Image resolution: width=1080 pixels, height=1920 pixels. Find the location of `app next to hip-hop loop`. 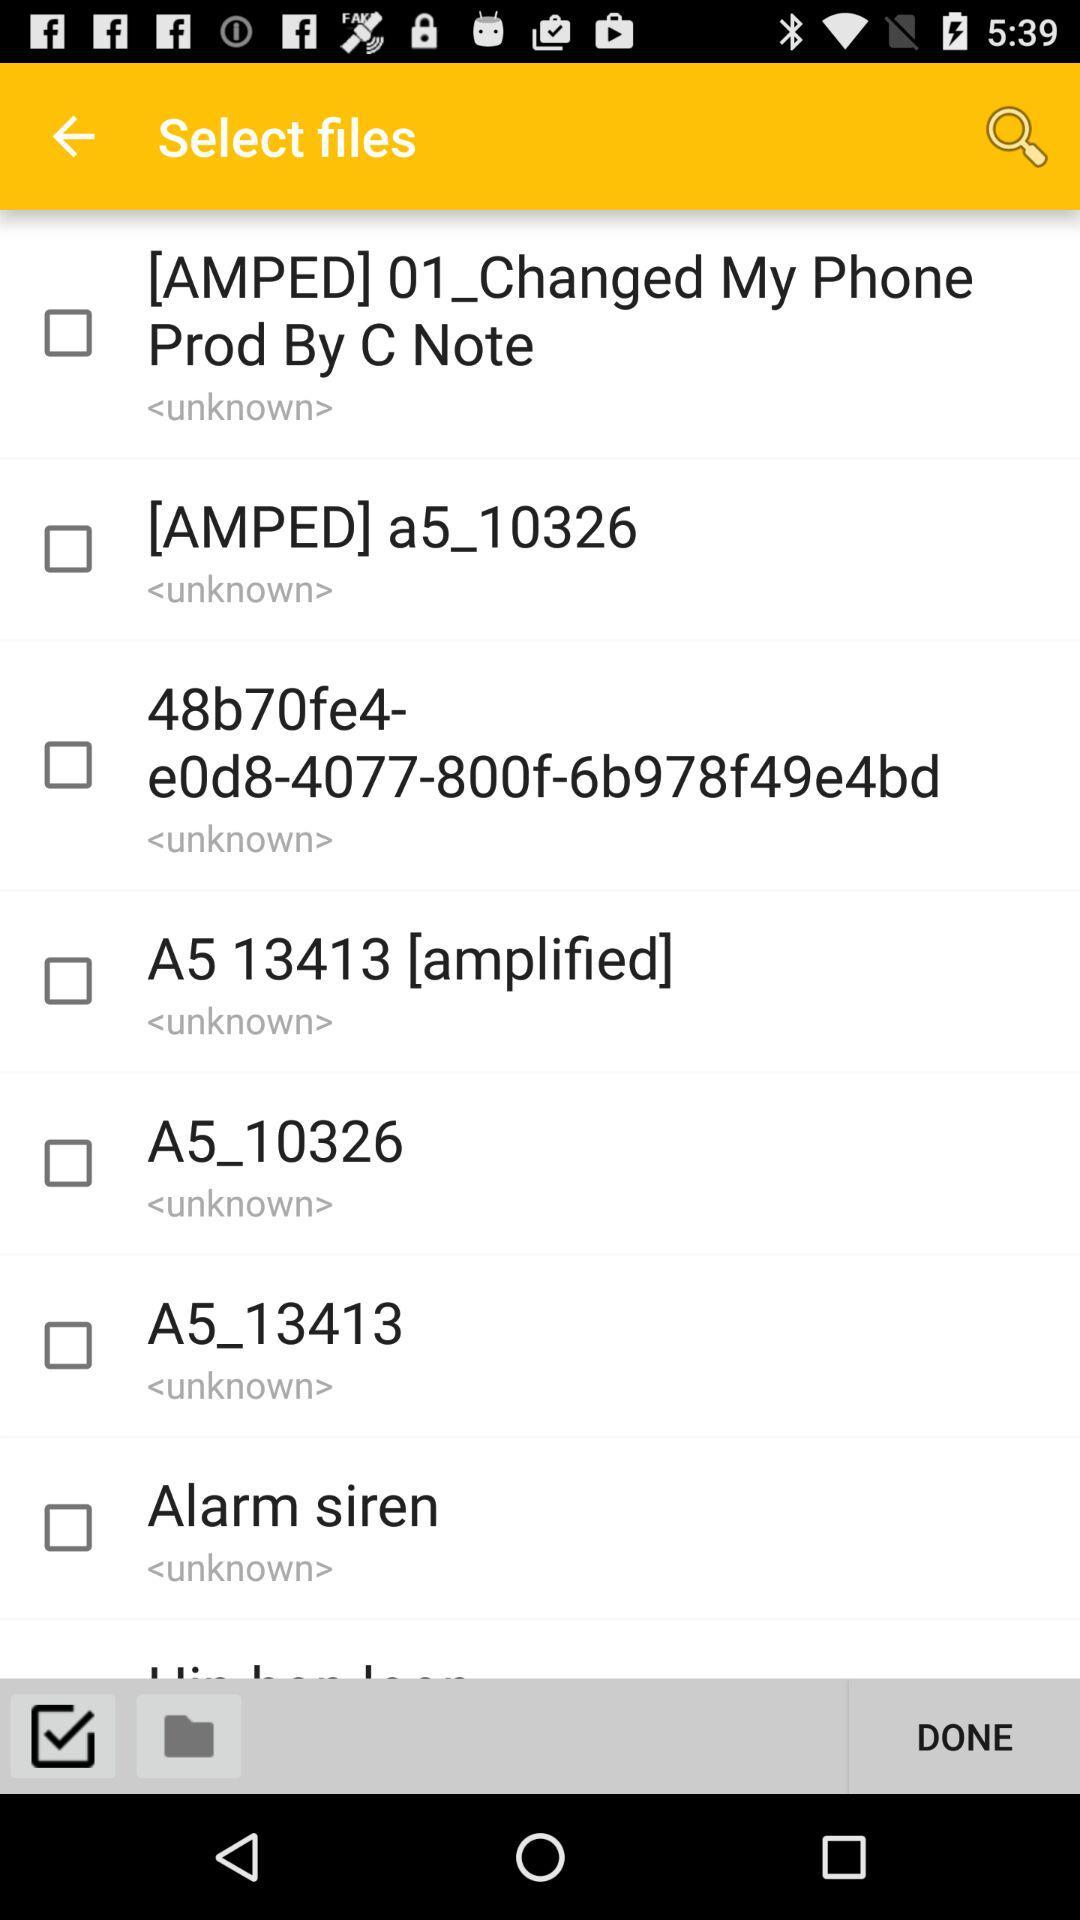

app next to hip-hop loop is located at coordinates (963, 1735).